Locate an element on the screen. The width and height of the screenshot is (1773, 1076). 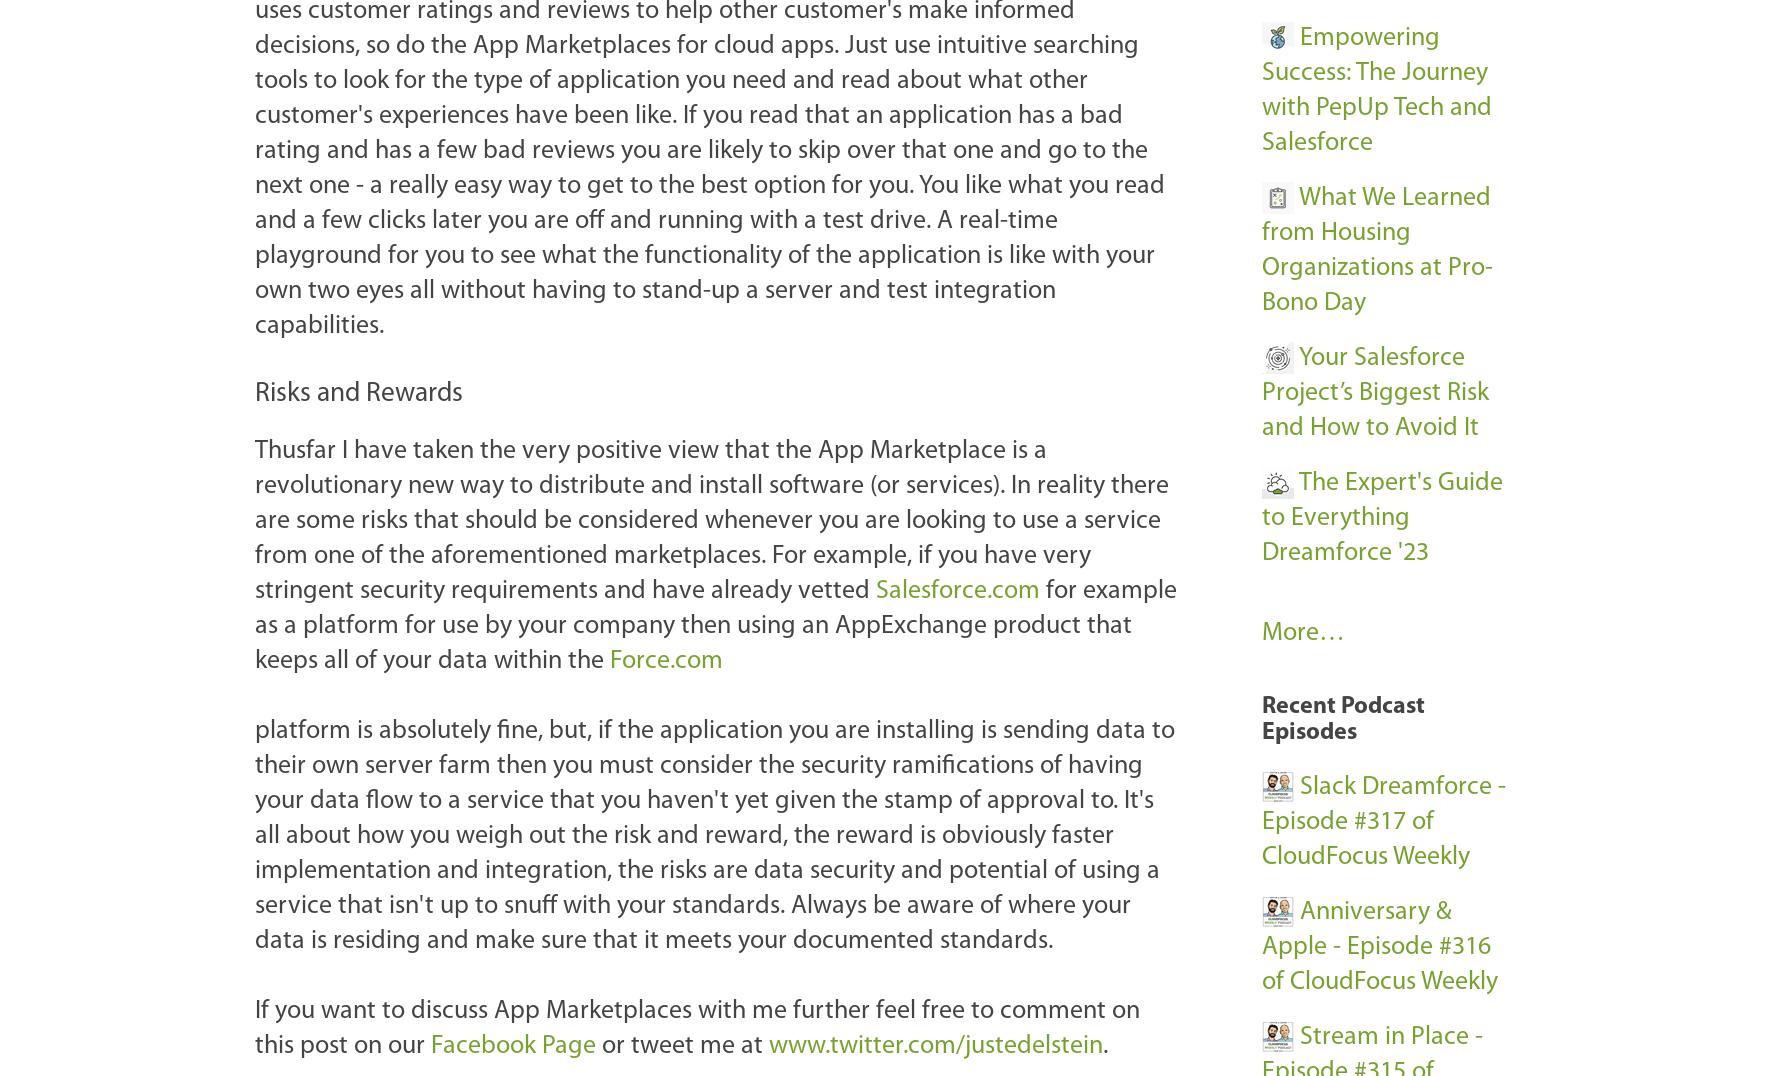
'Recent Podcast Episodes' is located at coordinates (1343, 718).